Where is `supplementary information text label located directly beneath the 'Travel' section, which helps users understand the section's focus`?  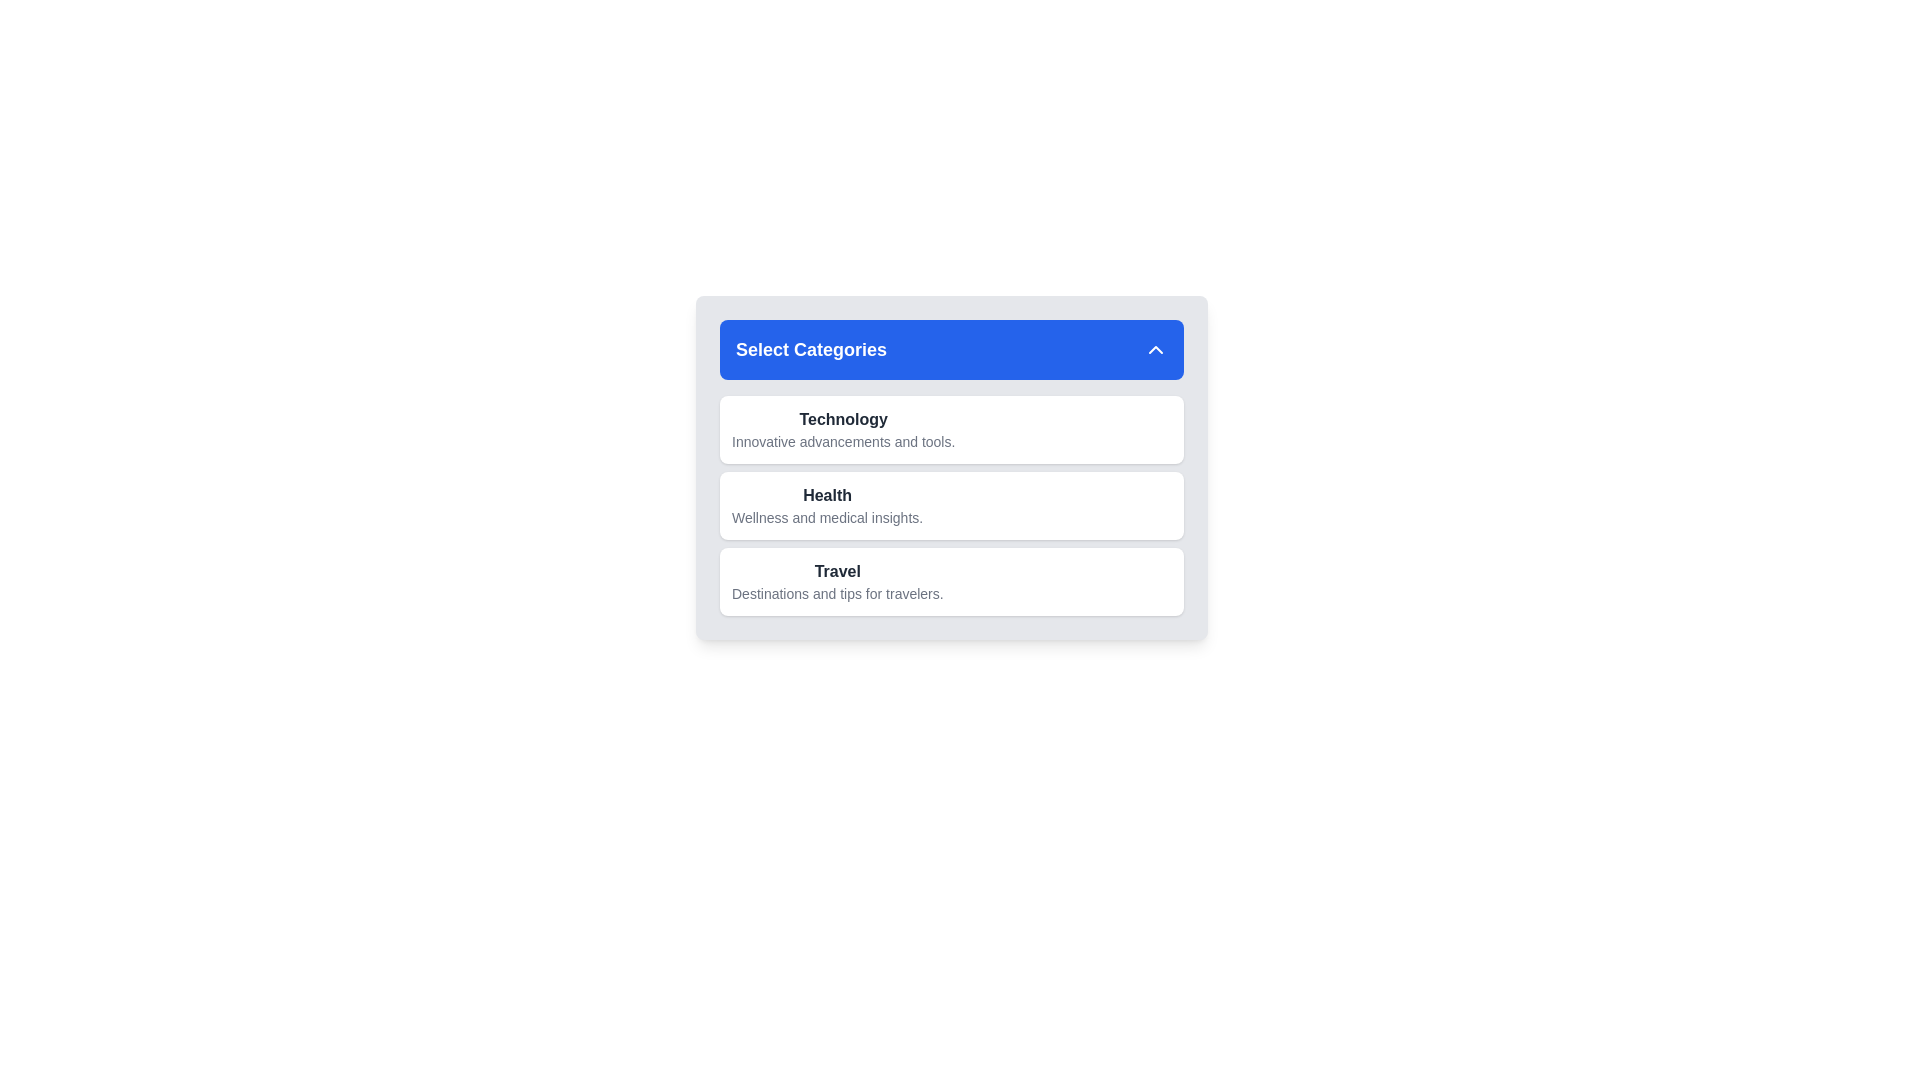 supplementary information text label located directly beneath the 'Travel' section, which helps users understand the section's focus is located at coordinates (837, 593).